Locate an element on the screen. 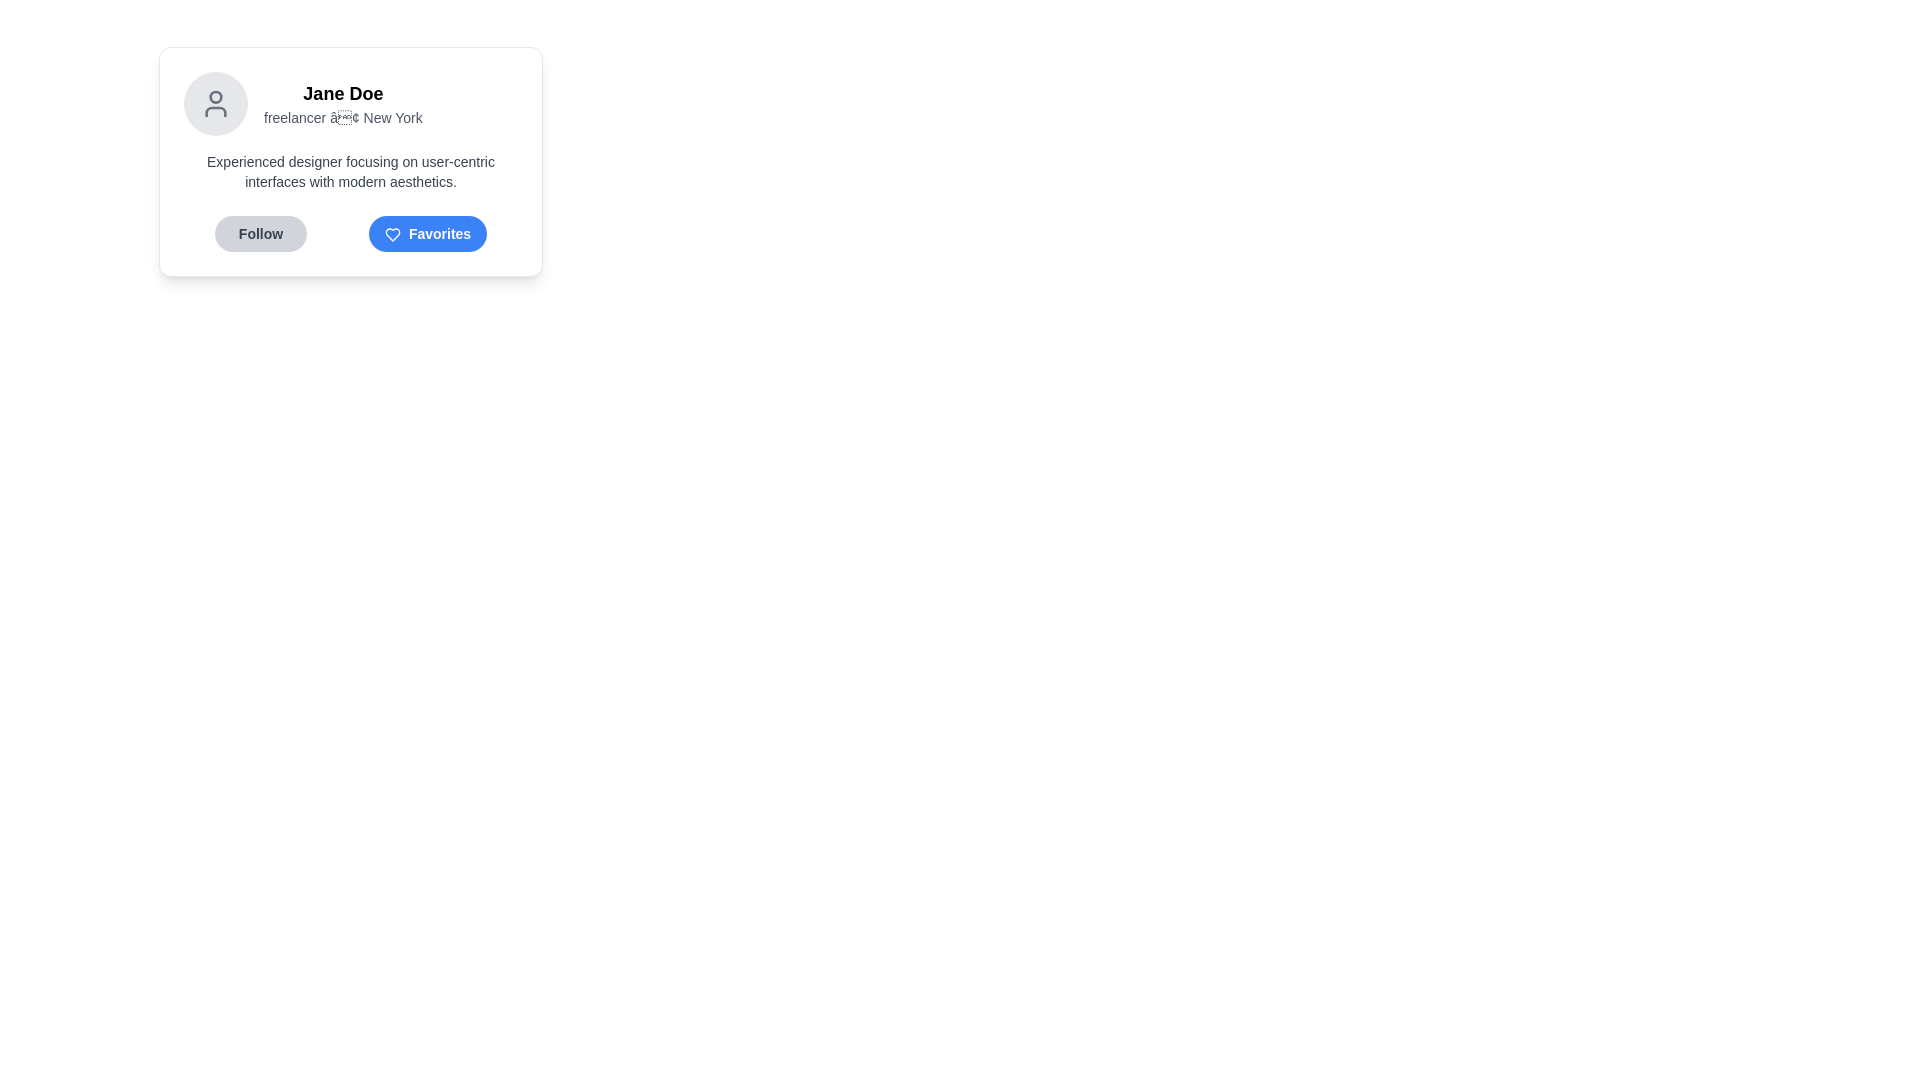 Image resolution: width=1920 pixels, height=1080 pixels. the user icon, which is a minimalistic illustration of a person's shoulders and head outlined in gray, located at the top-left area of the information card is located at coordinates (216, 104).